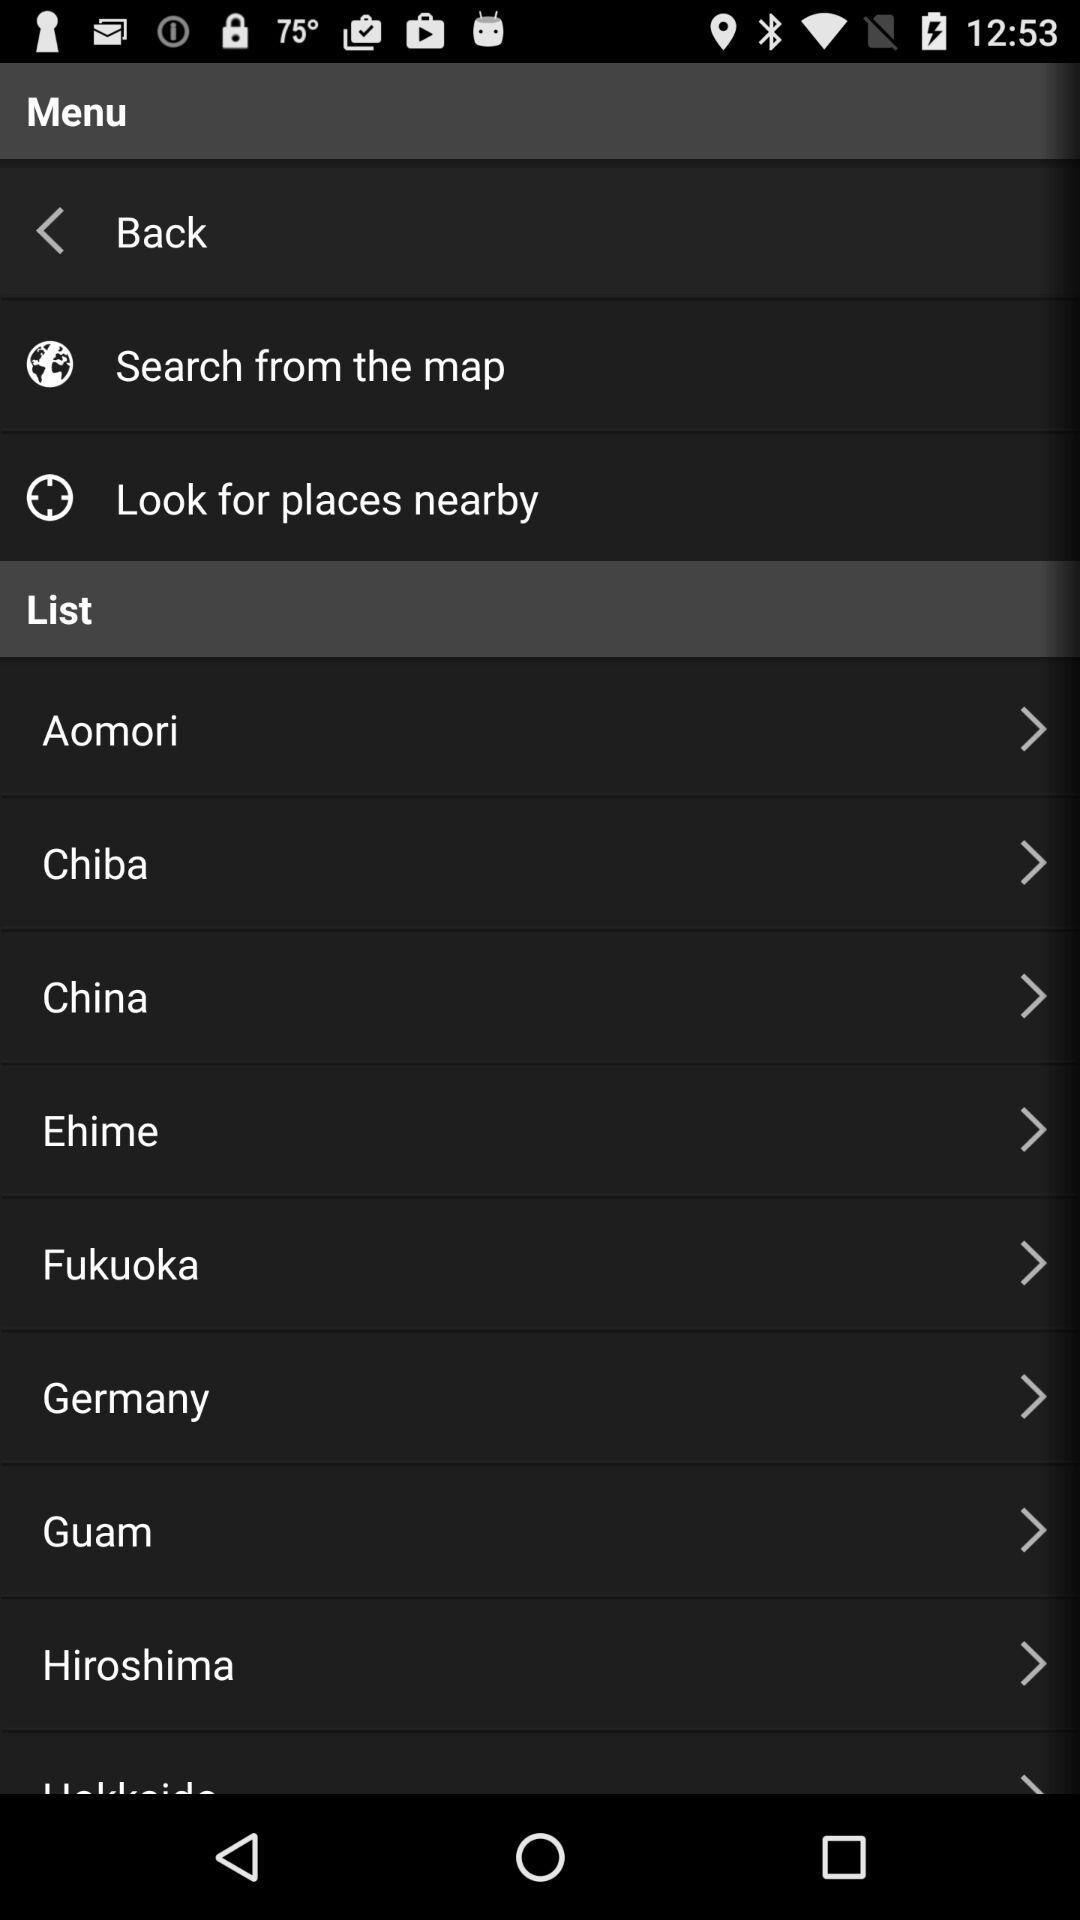  What do you see at coordinates (505, 1395) in the screenshot?
I see `item below the fukuoka item` at bounding box center [505, 1395].